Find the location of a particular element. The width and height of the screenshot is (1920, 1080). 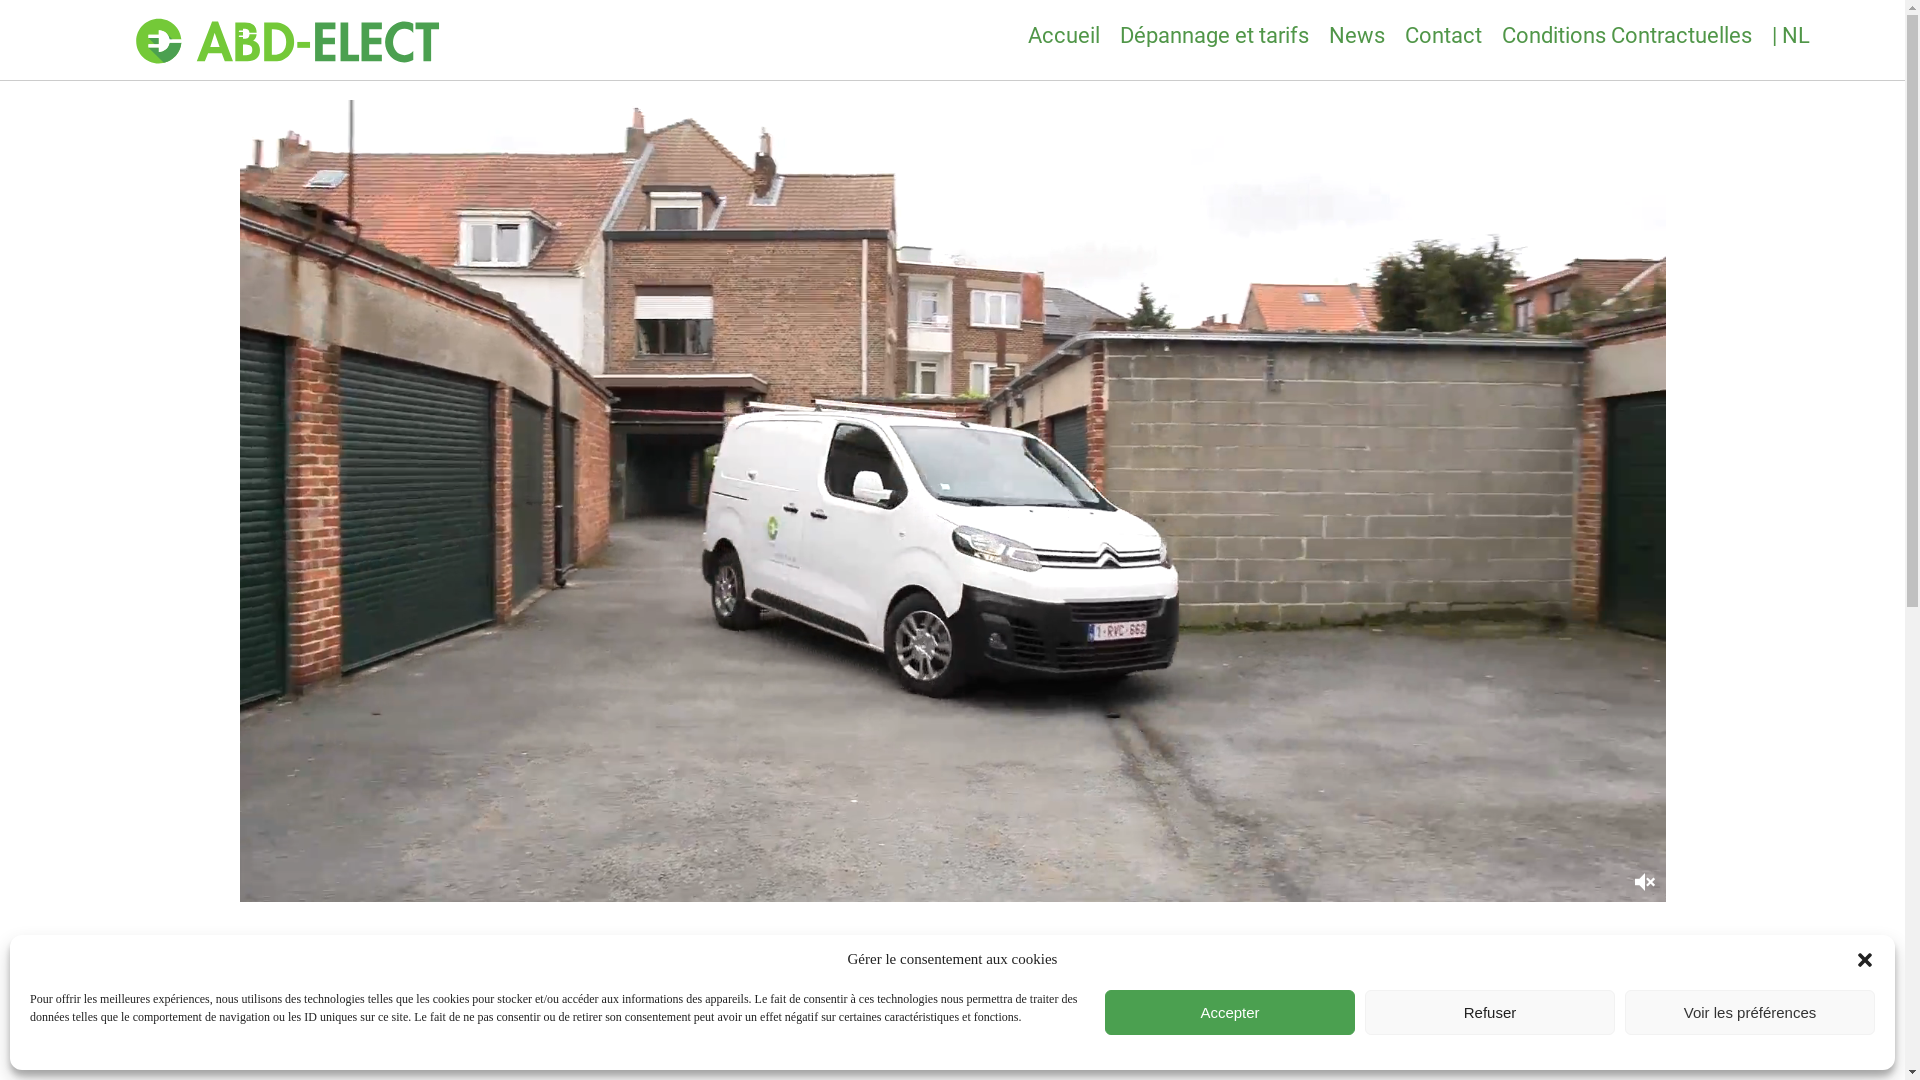

'Accepter' is located at coordinates (1103, 1012).